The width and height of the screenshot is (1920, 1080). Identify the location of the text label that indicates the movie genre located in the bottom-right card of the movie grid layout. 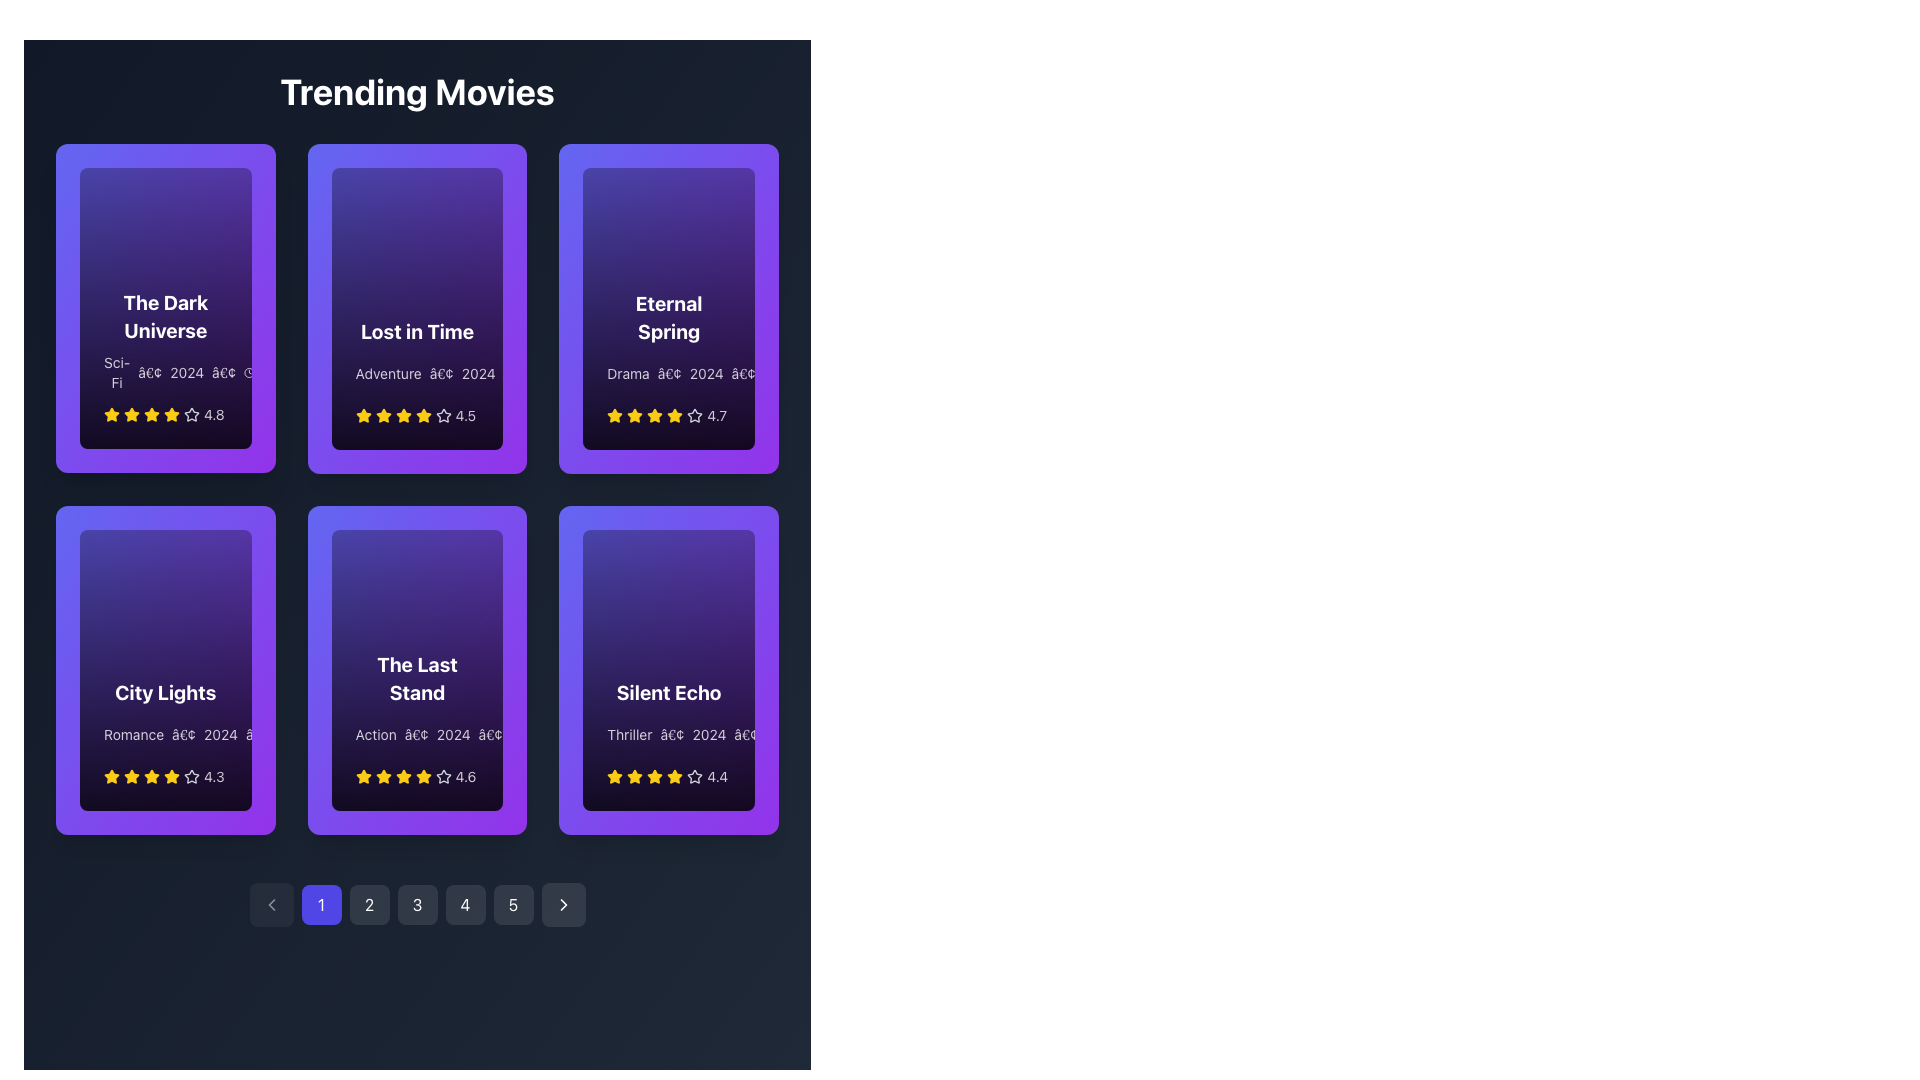
(628, 735).